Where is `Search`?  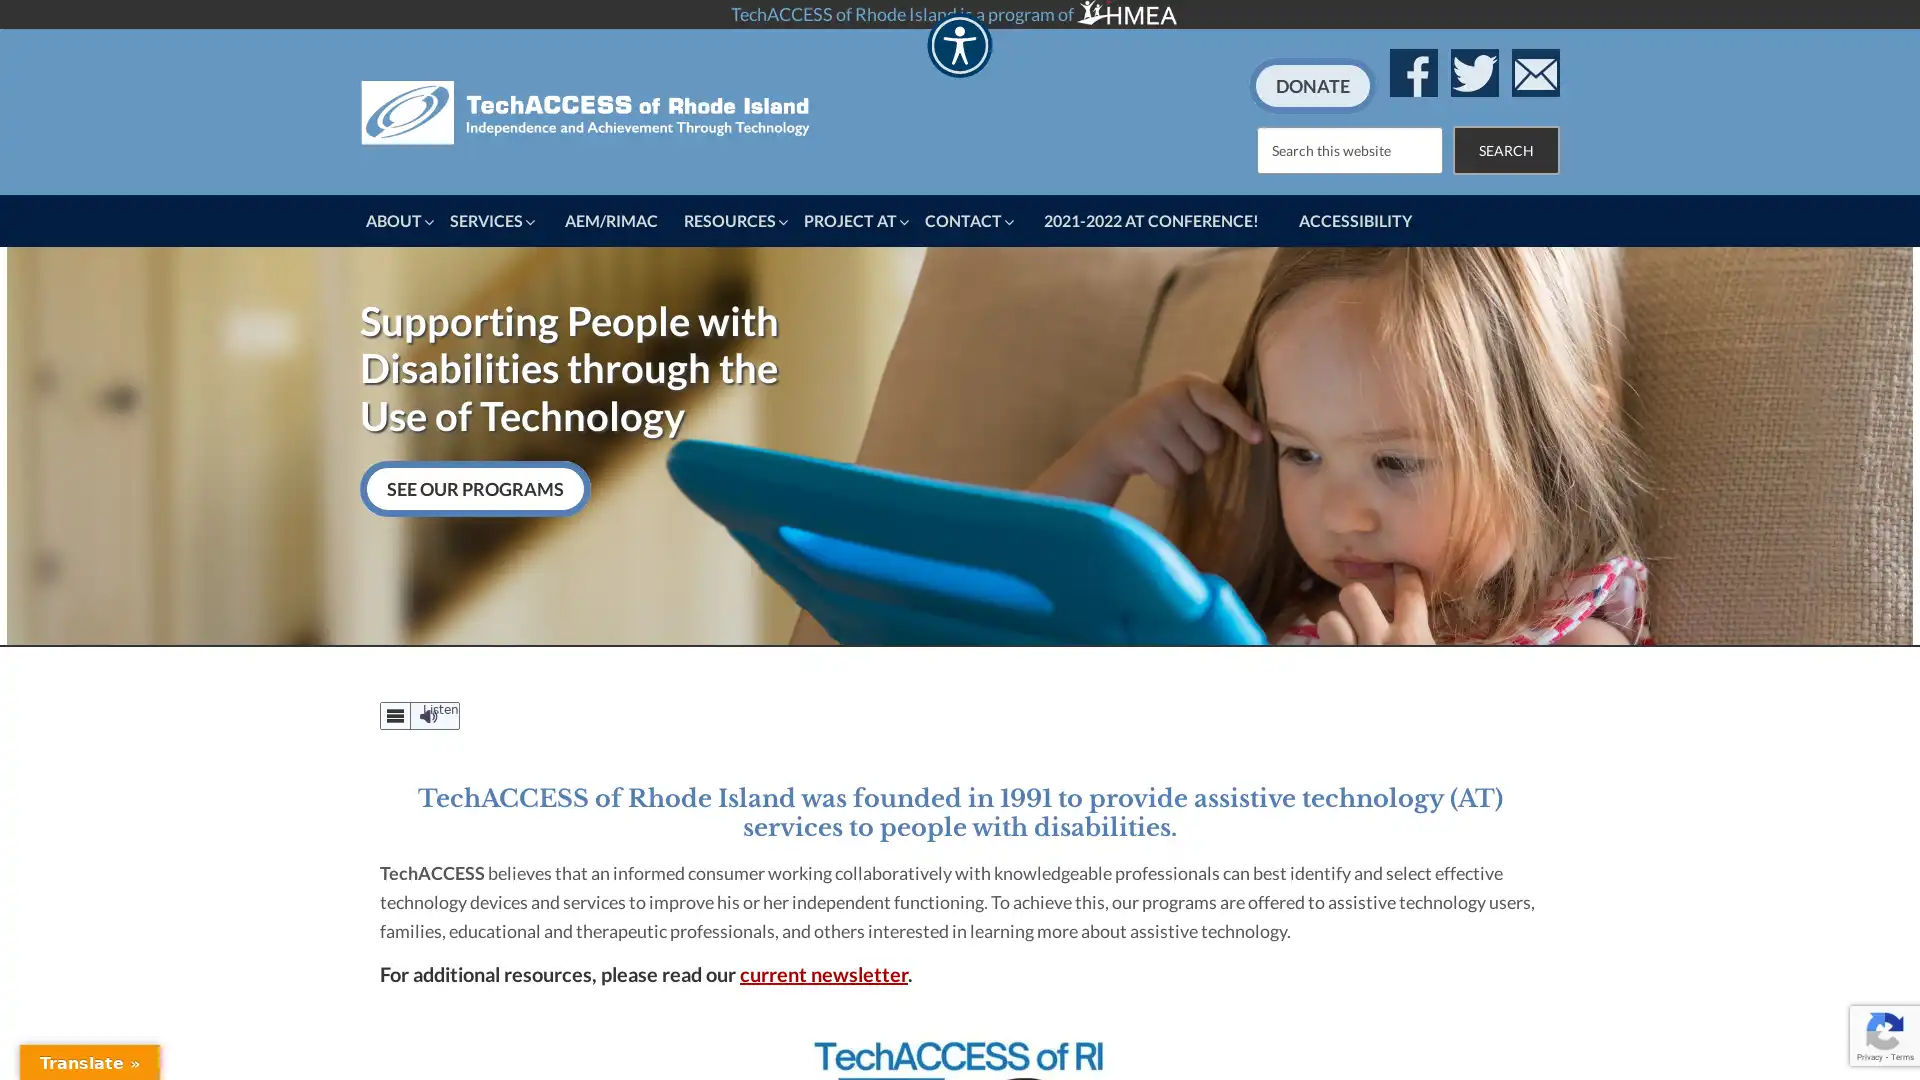 Search is located at coordinates (1506, 148).